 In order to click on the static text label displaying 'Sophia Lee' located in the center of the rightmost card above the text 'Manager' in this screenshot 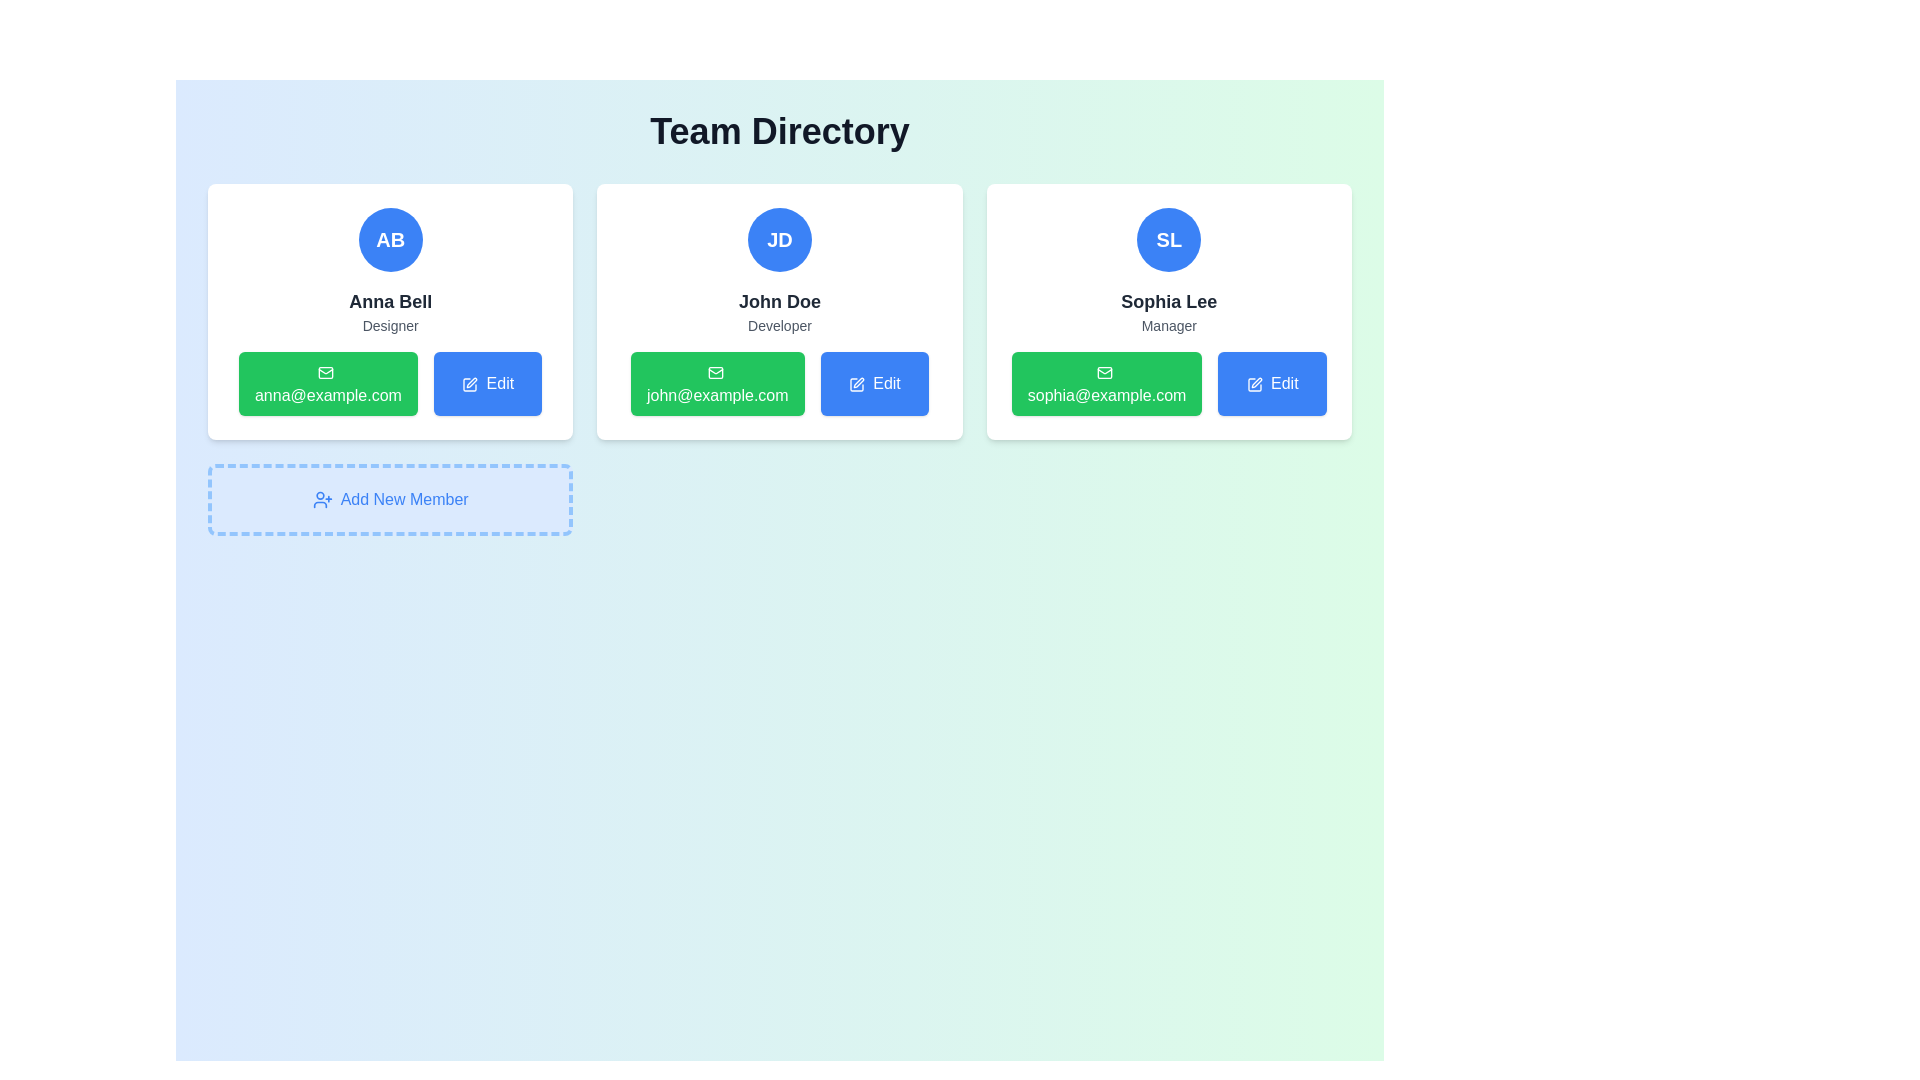, I will do `click(1169, 301)`.